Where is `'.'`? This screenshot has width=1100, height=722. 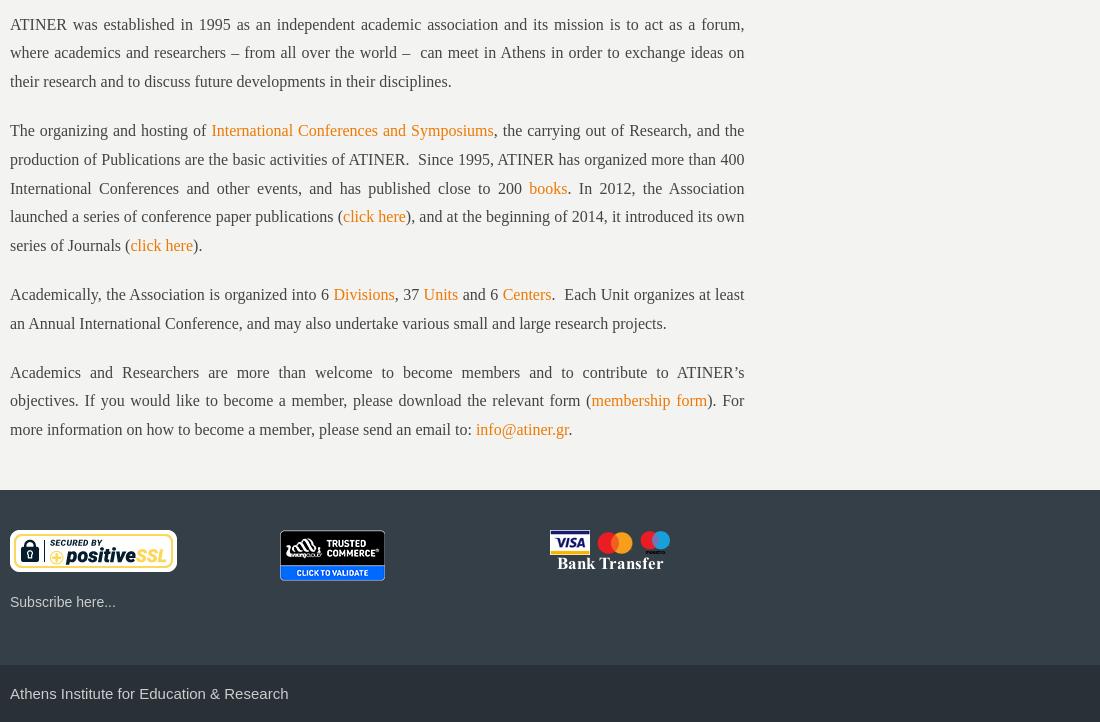
'.' is located at coordinates (569, 428).